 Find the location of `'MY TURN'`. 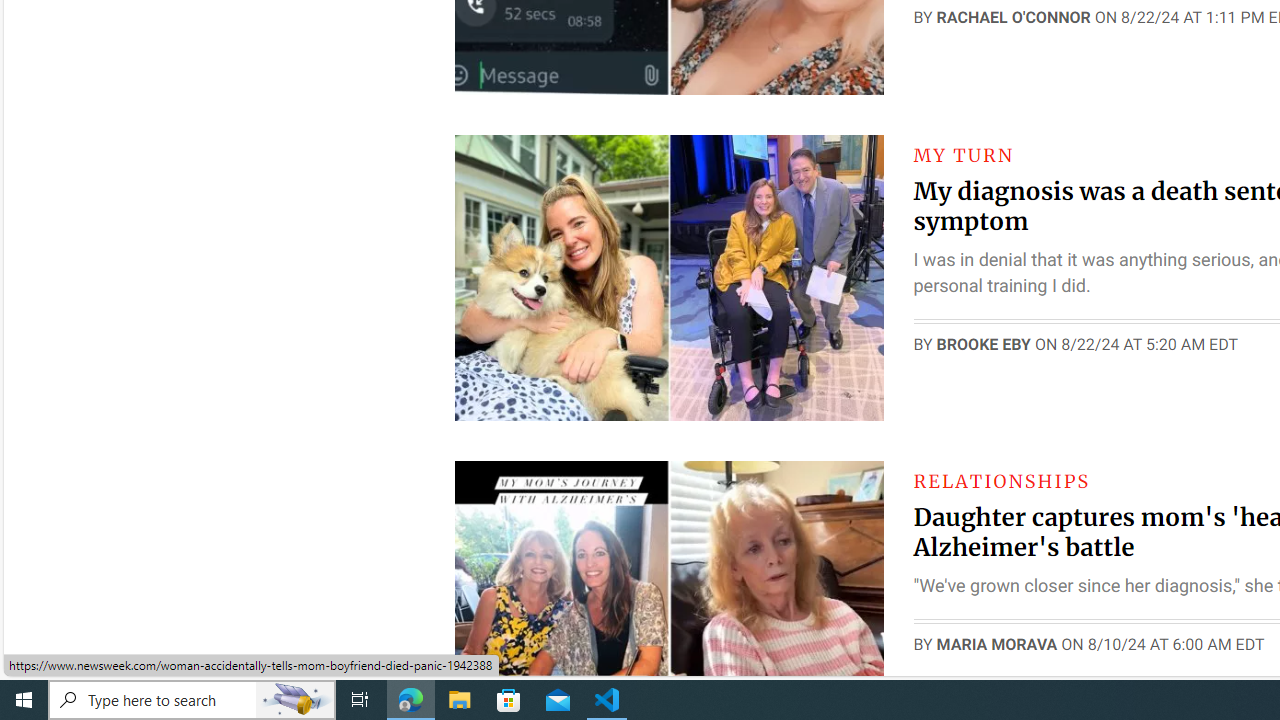

'MY TURN' is located at coordinates (963, 154).